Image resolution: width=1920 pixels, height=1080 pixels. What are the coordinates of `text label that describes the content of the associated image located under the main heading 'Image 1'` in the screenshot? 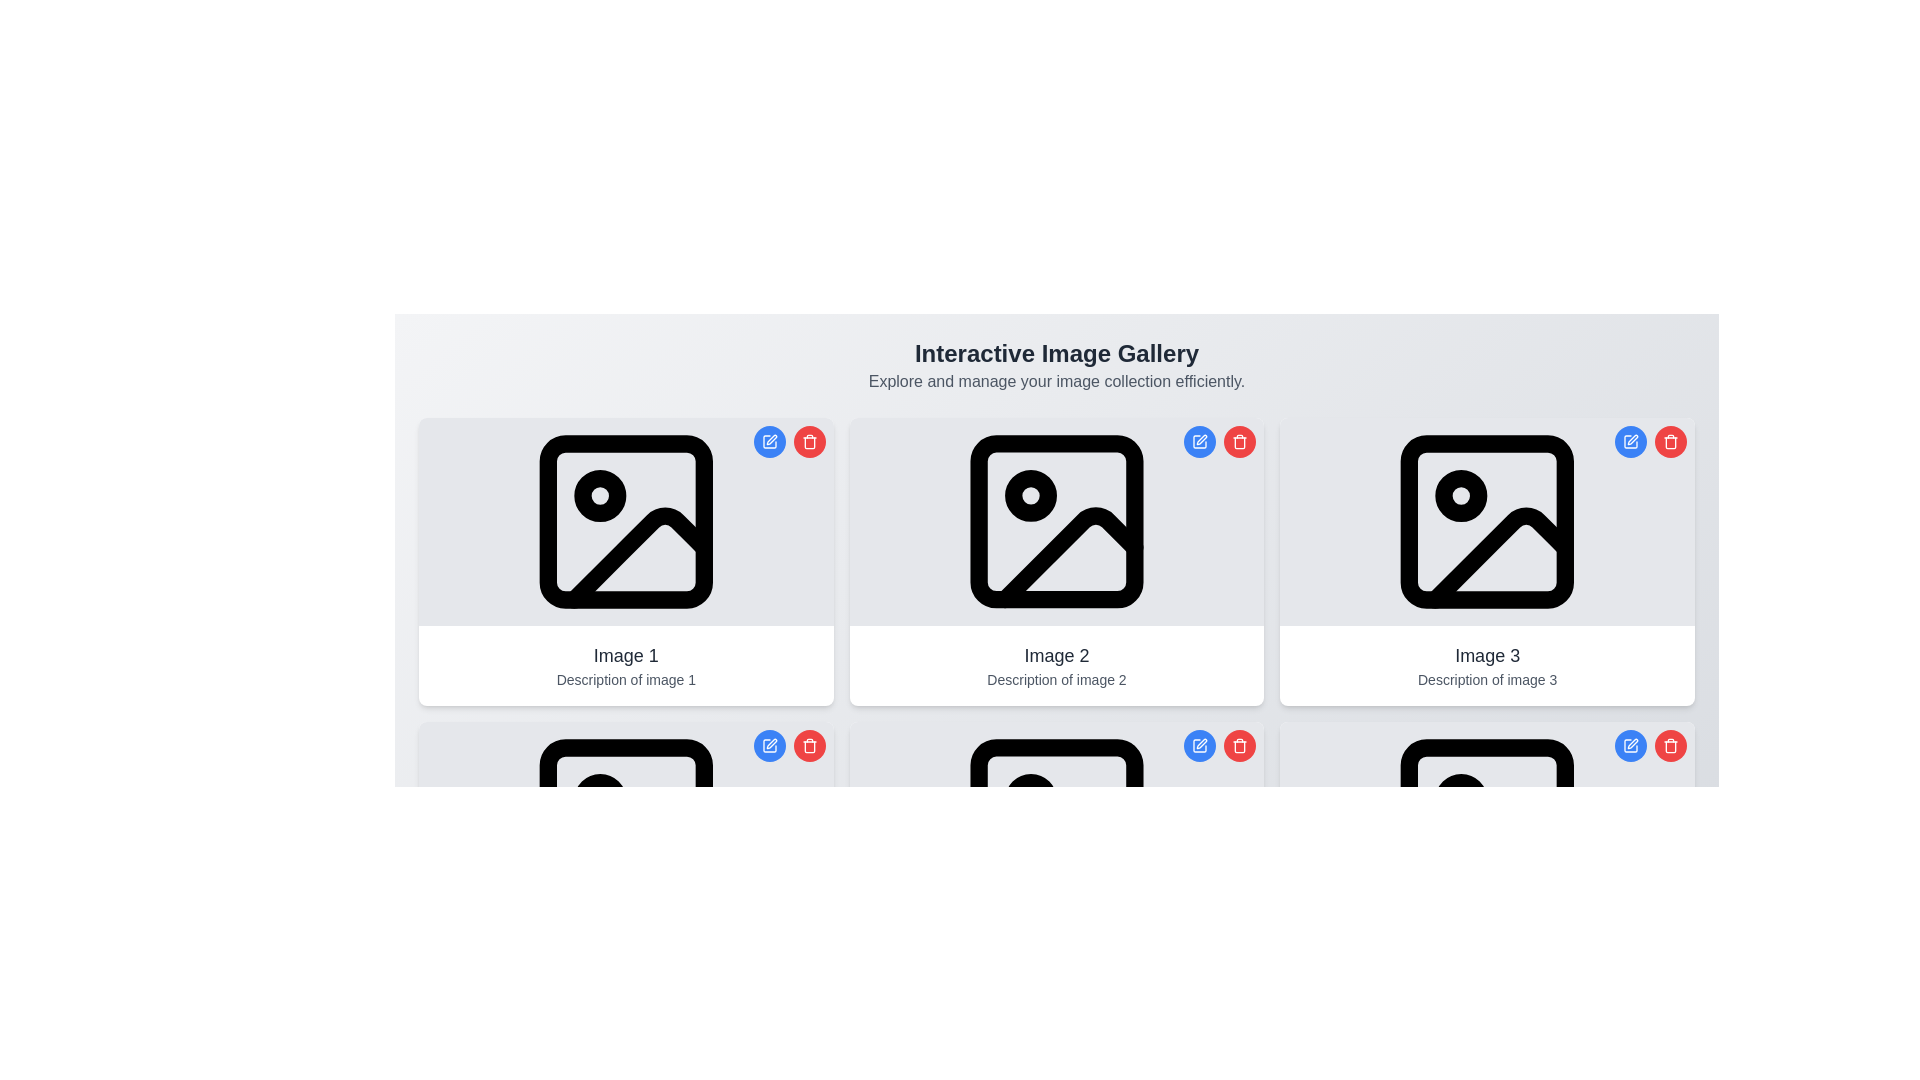 It's located at (625, 678).